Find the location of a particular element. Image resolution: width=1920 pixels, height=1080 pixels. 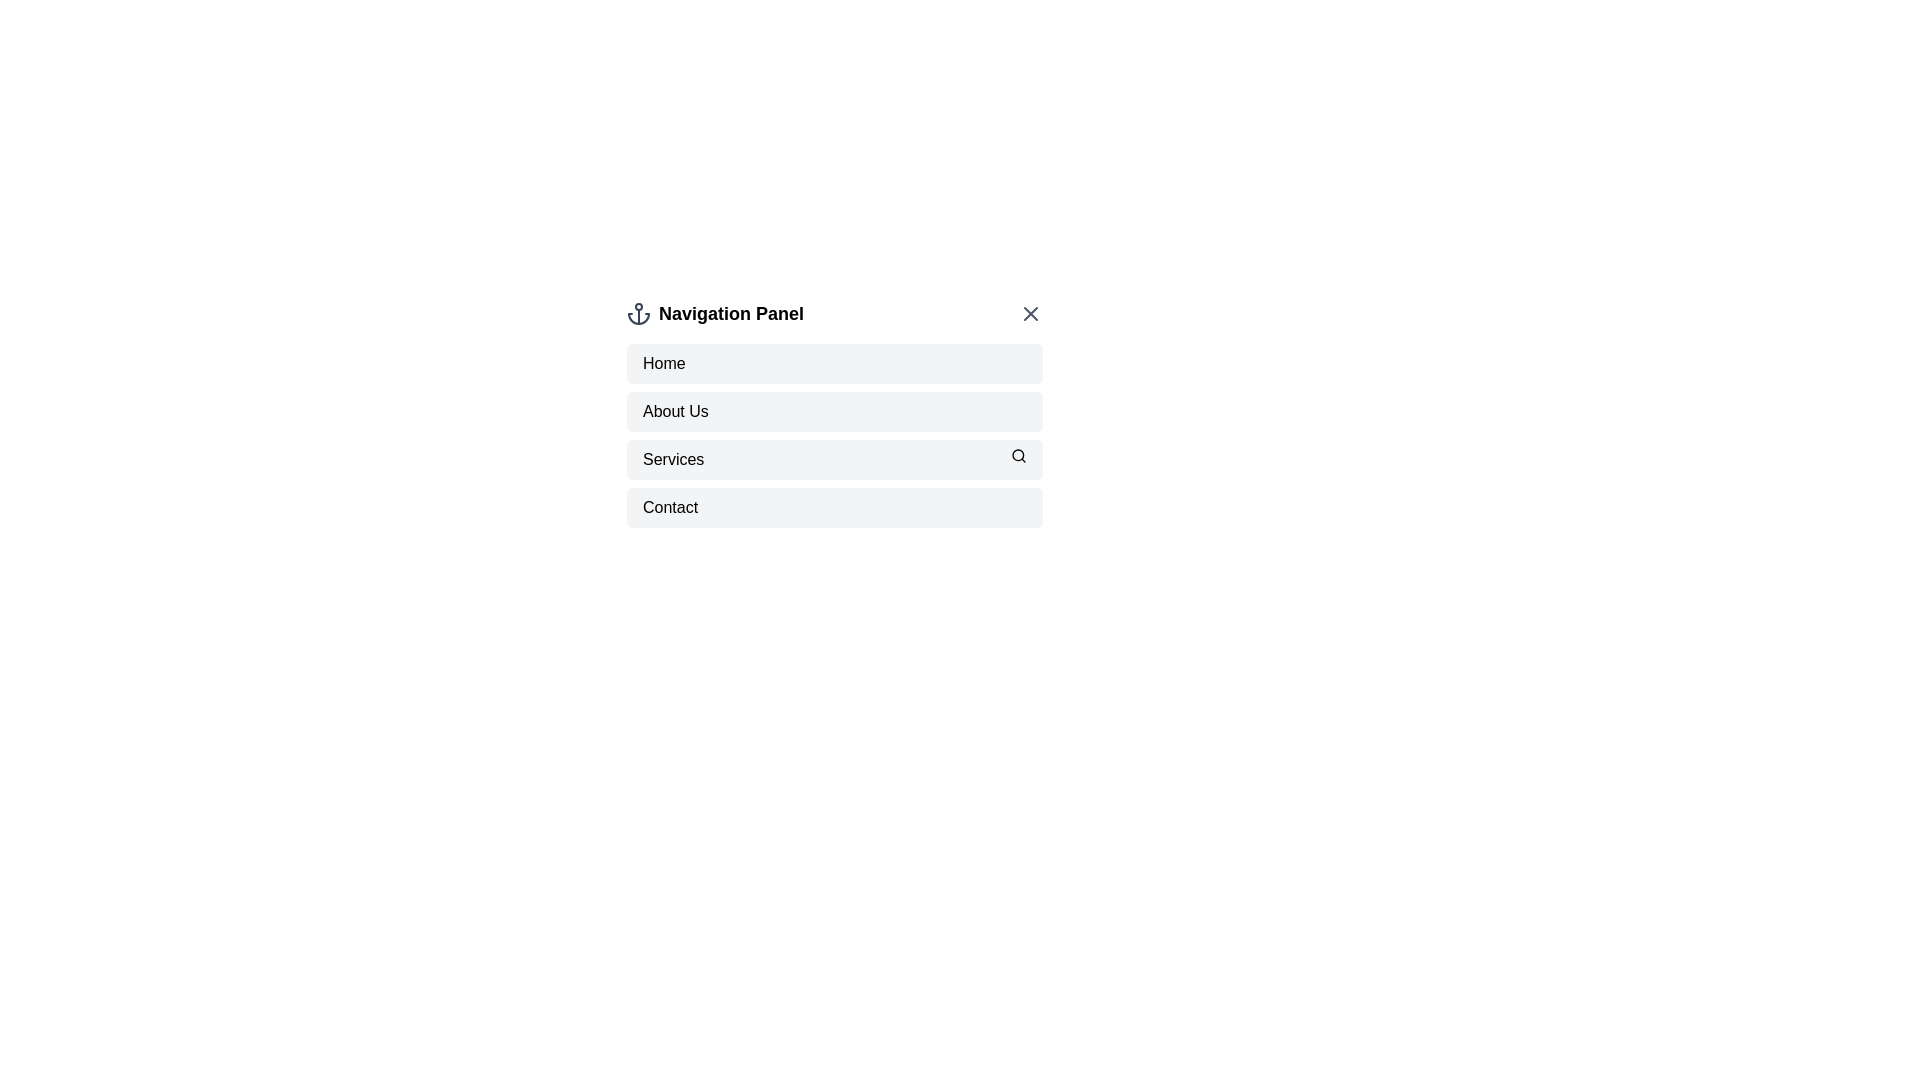

the 'close' button located in the top-right corner of the 'Navigation Panel' is located at coordinates (1031, 313).